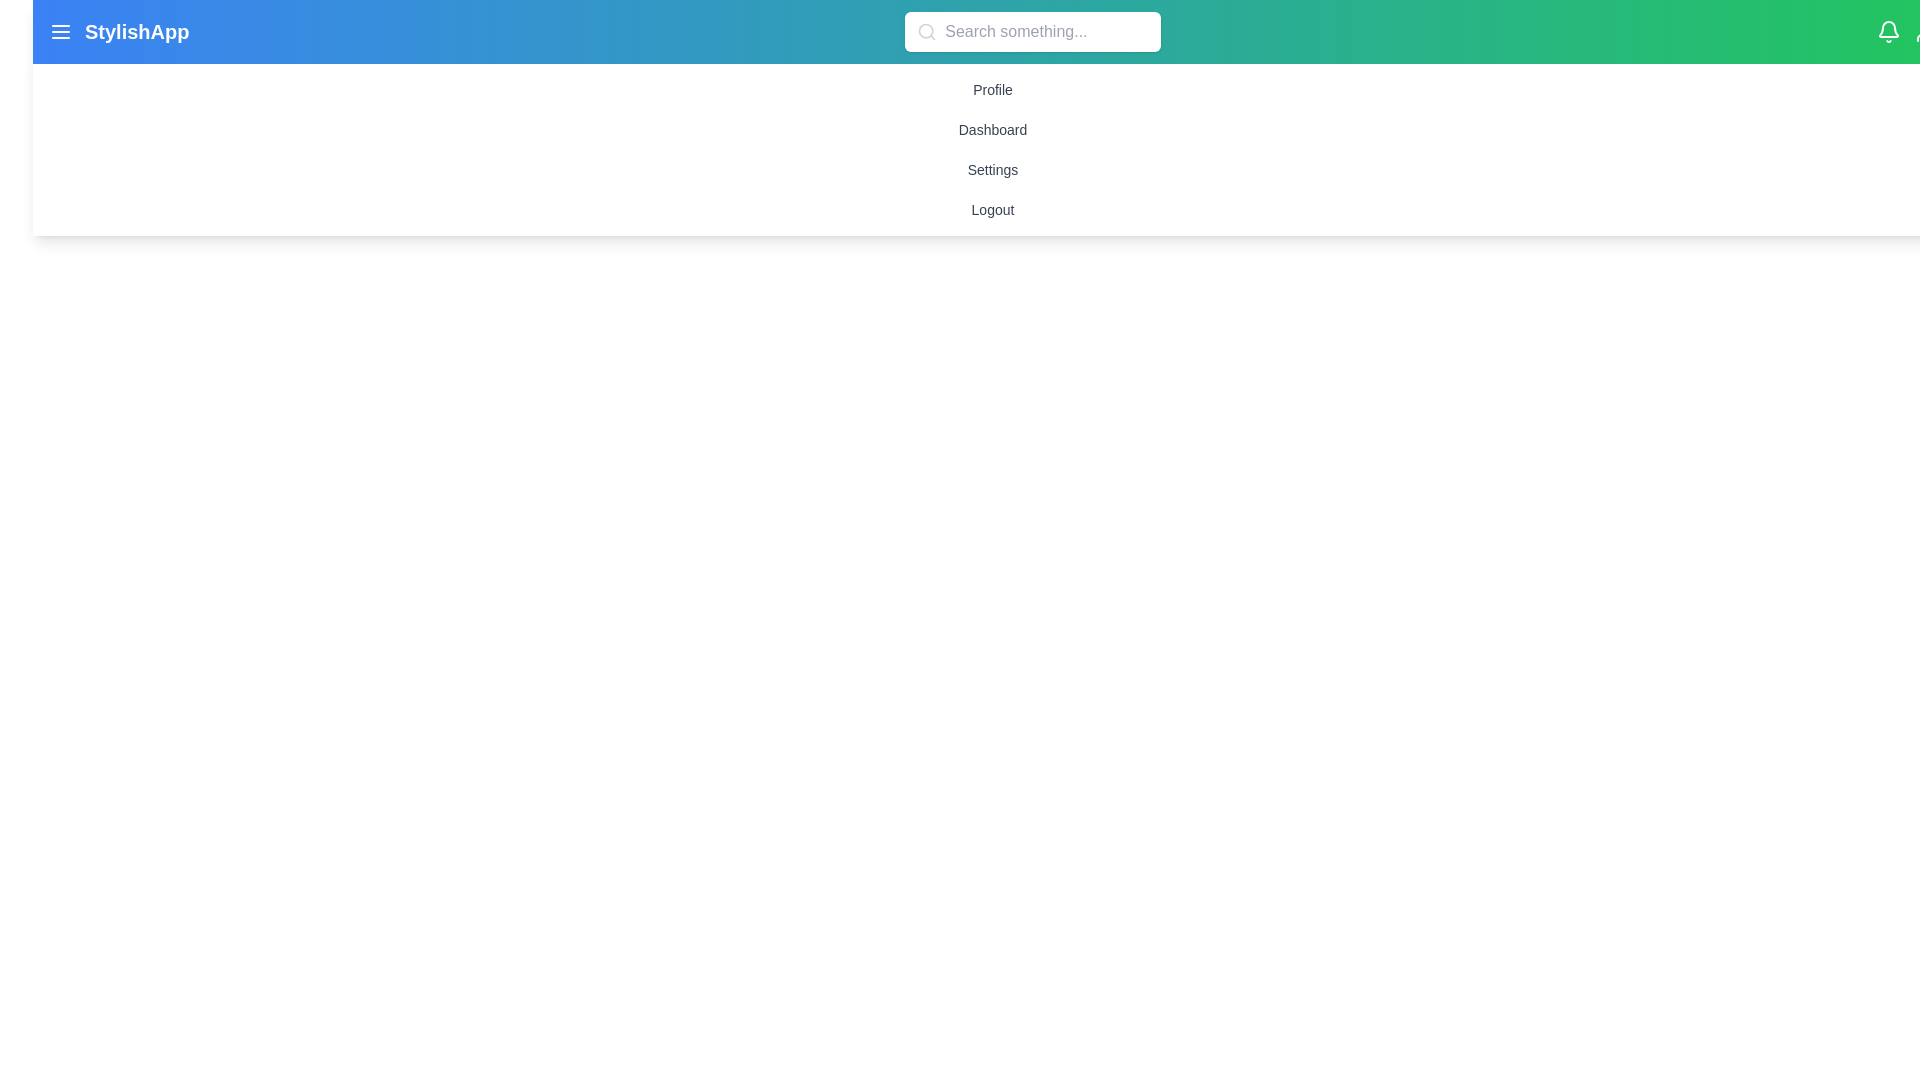  I want to click on the Notification Bell Icon, which is a white bell icon located at the far right of the header, so click(1887, 31).